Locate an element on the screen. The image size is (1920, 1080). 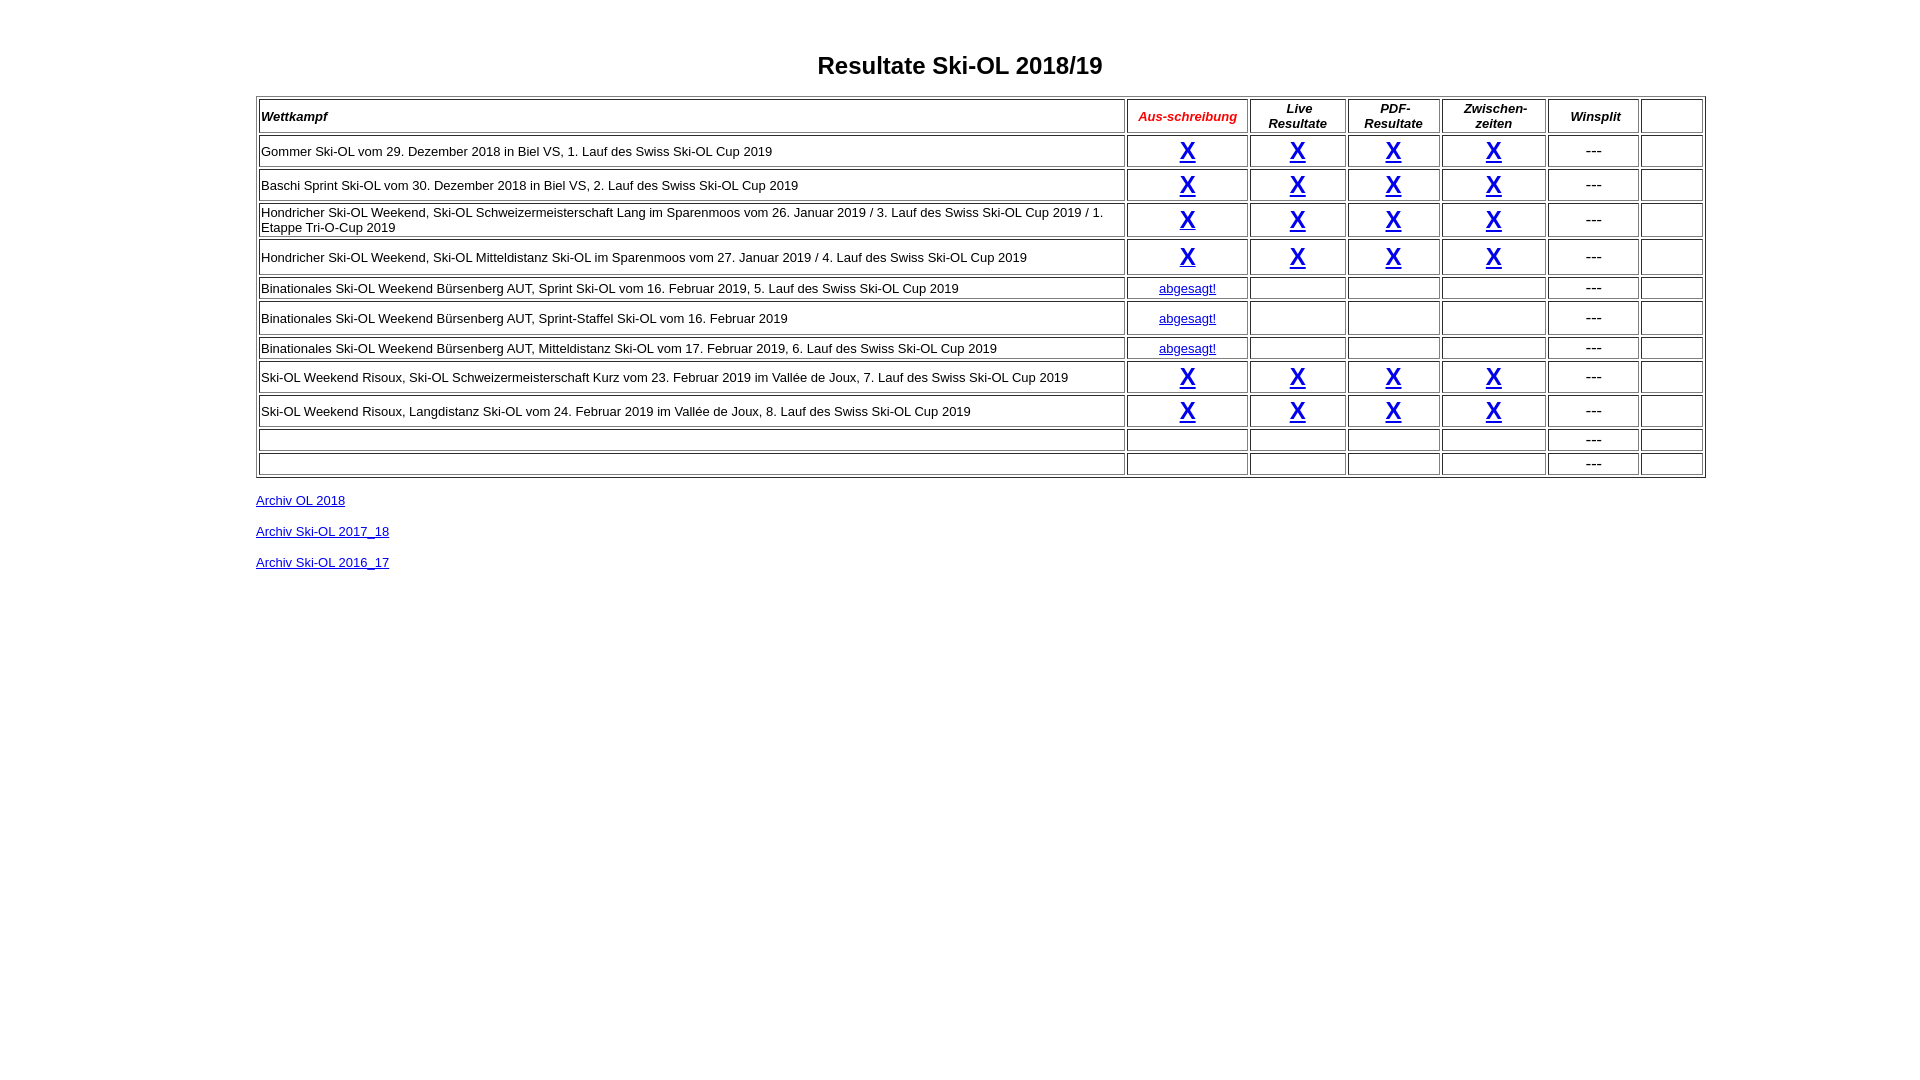
'X' is located at coordinates (1493, 149).